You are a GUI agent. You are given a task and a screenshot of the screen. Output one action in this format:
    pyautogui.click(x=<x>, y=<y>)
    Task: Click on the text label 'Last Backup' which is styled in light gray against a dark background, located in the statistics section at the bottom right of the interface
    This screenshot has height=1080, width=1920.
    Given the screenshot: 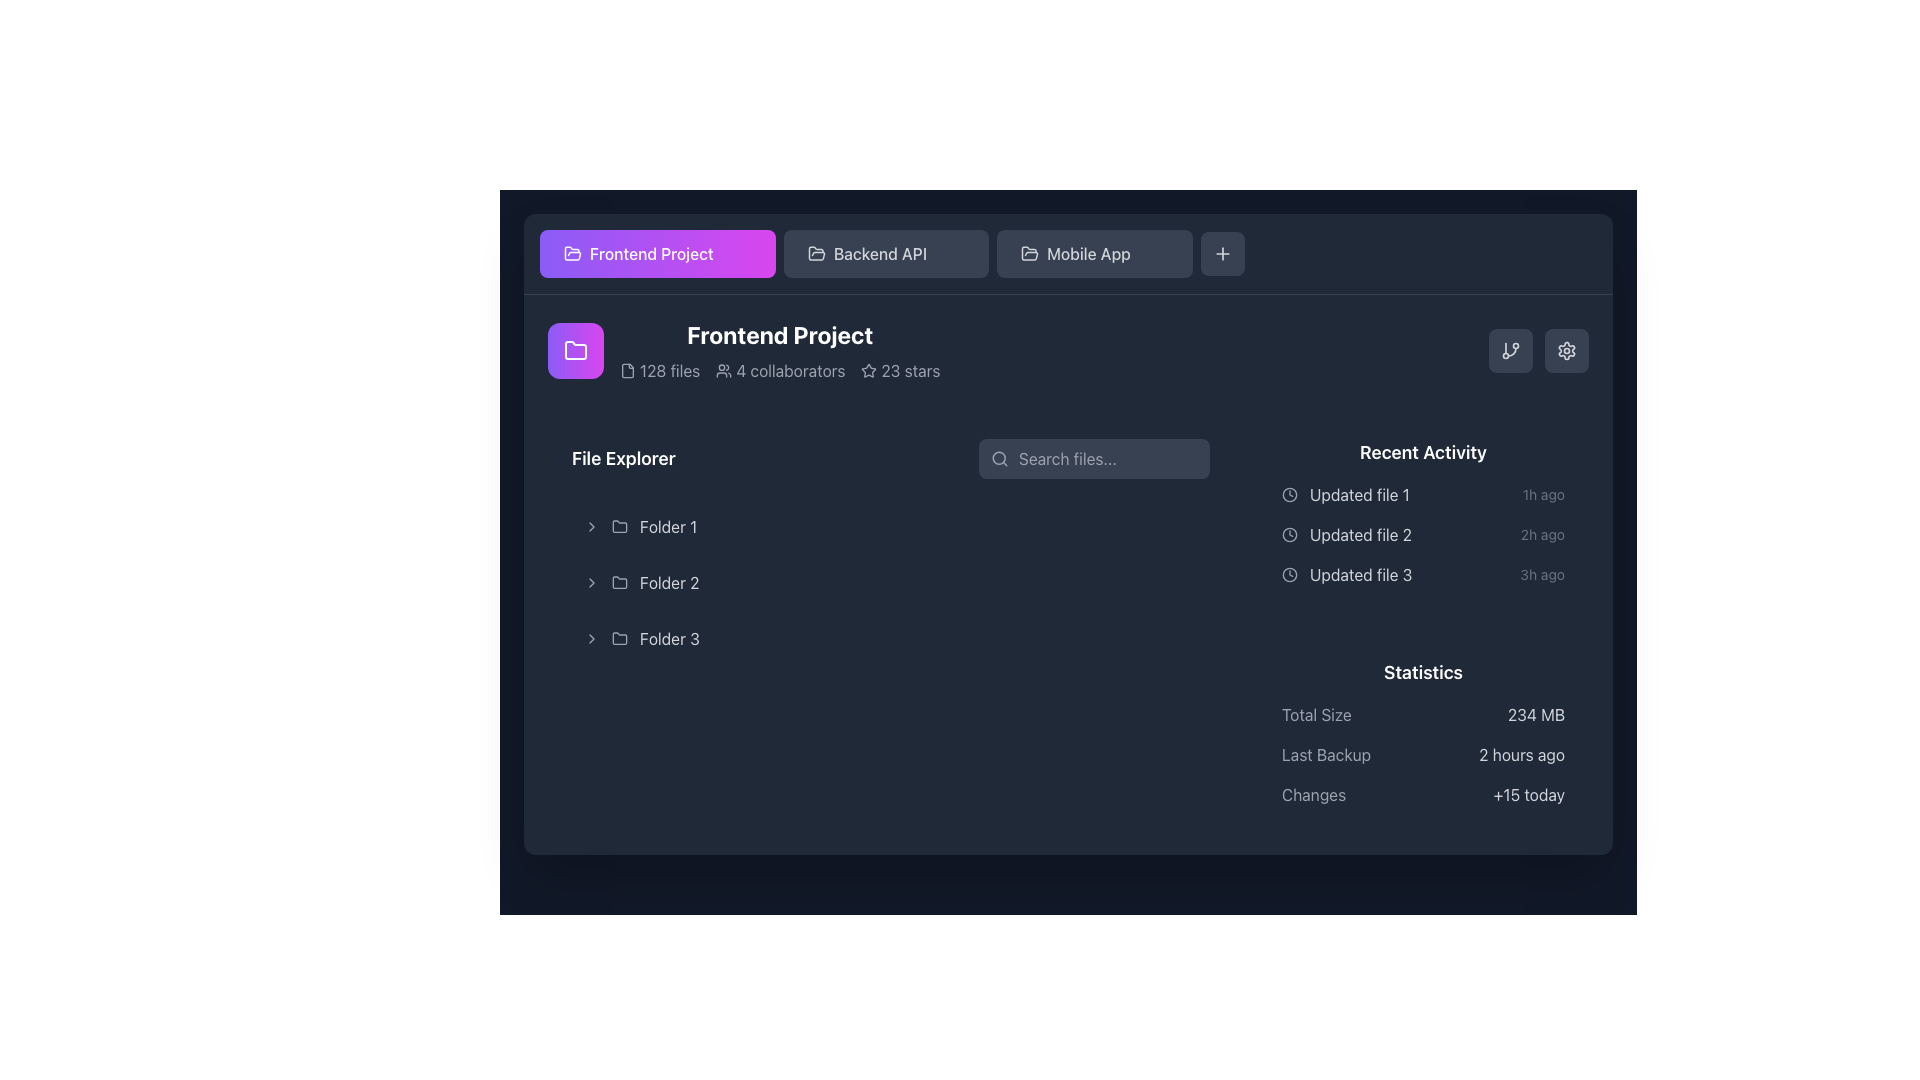 What is the action you would take?
    pyautogui.click(x=1326, y=755)
    